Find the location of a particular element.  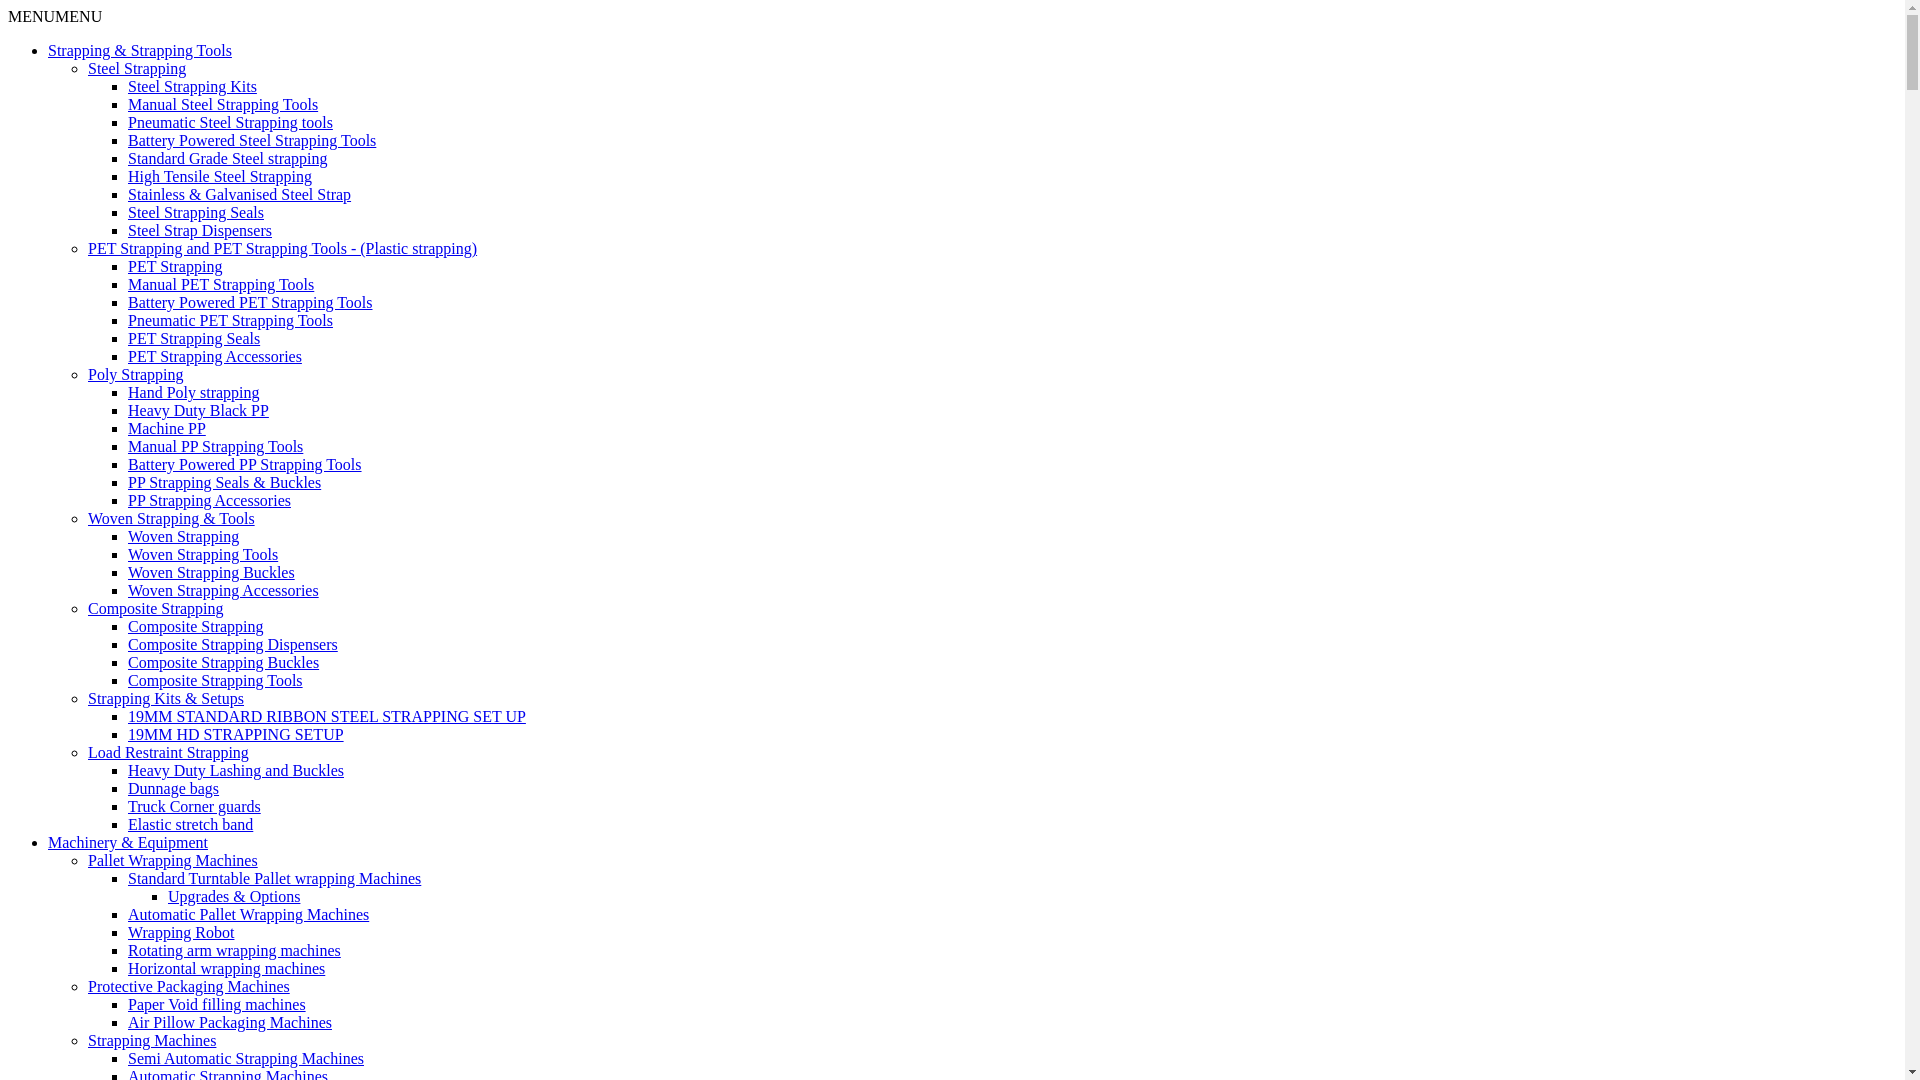

'Composite Strapping Buckles' is located at coordinates (223, 662).